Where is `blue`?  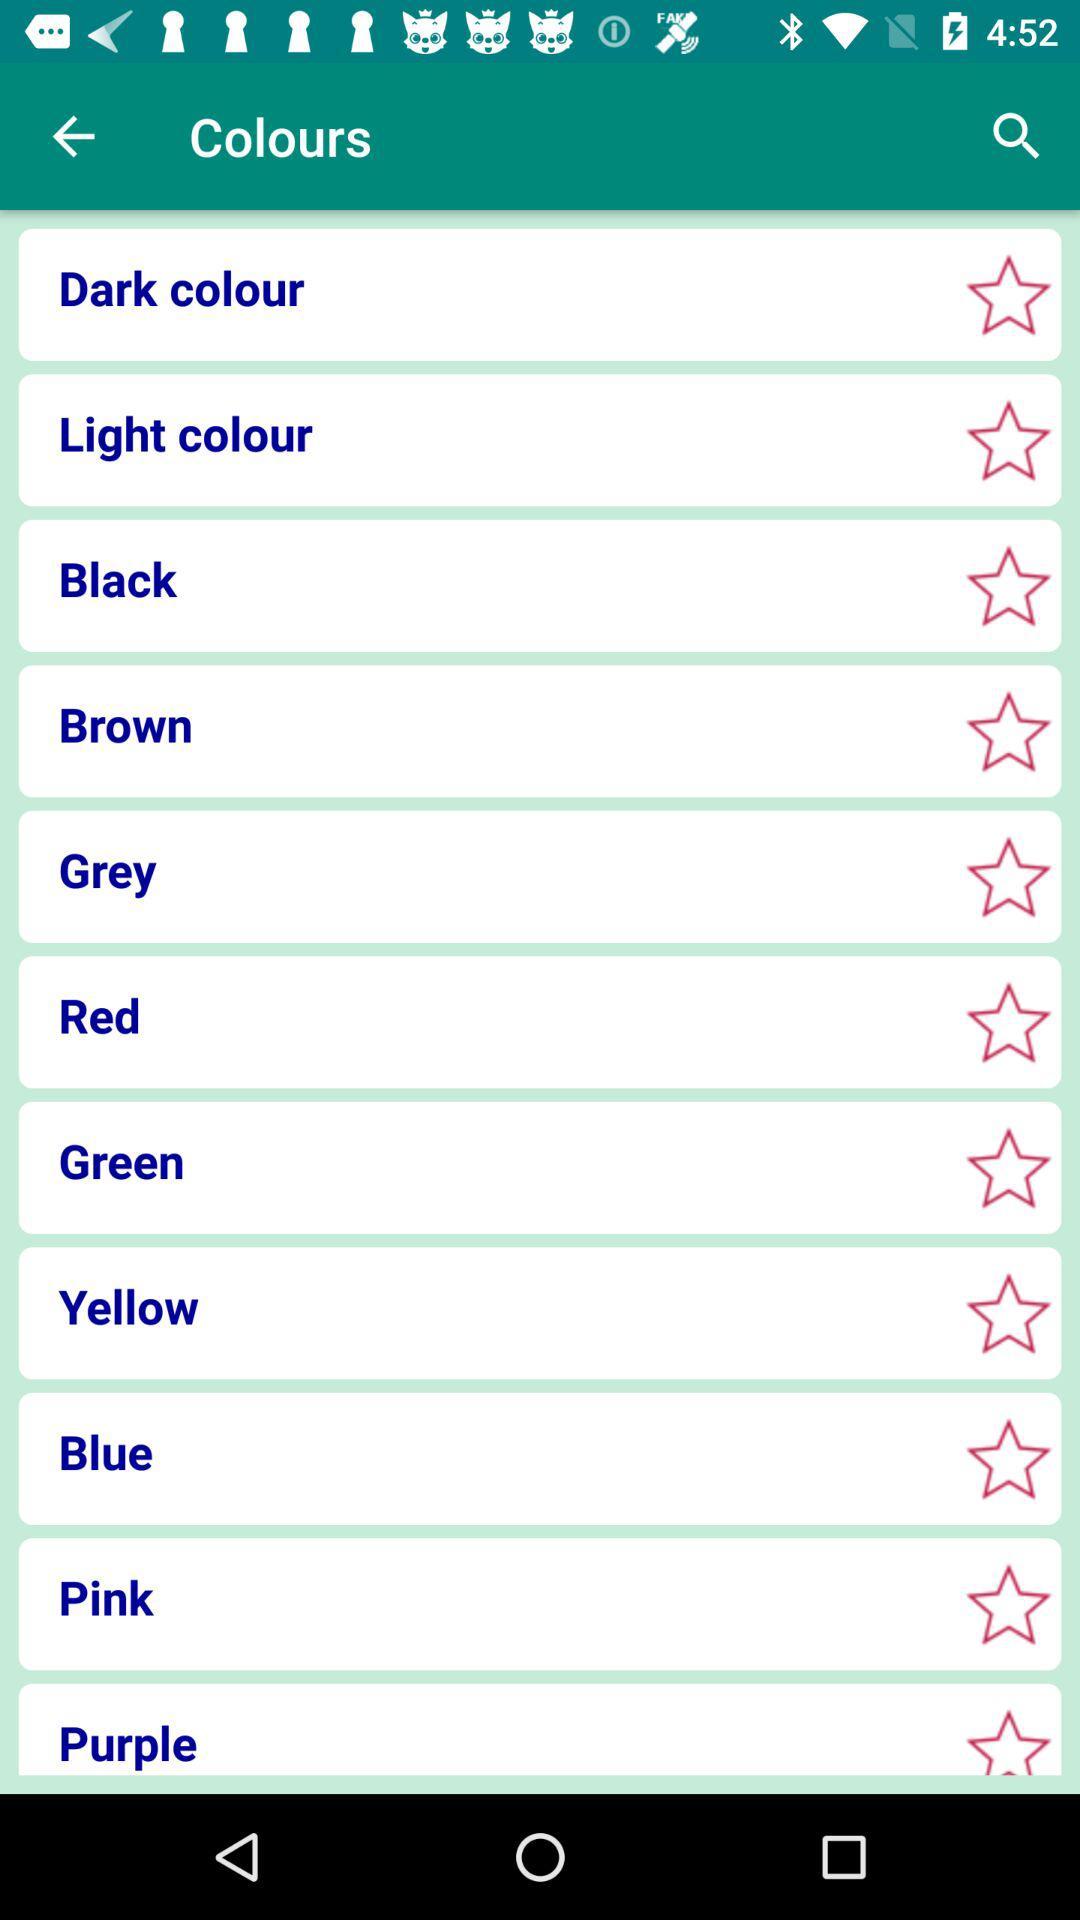
blue is located at coordinates (481, 1451).